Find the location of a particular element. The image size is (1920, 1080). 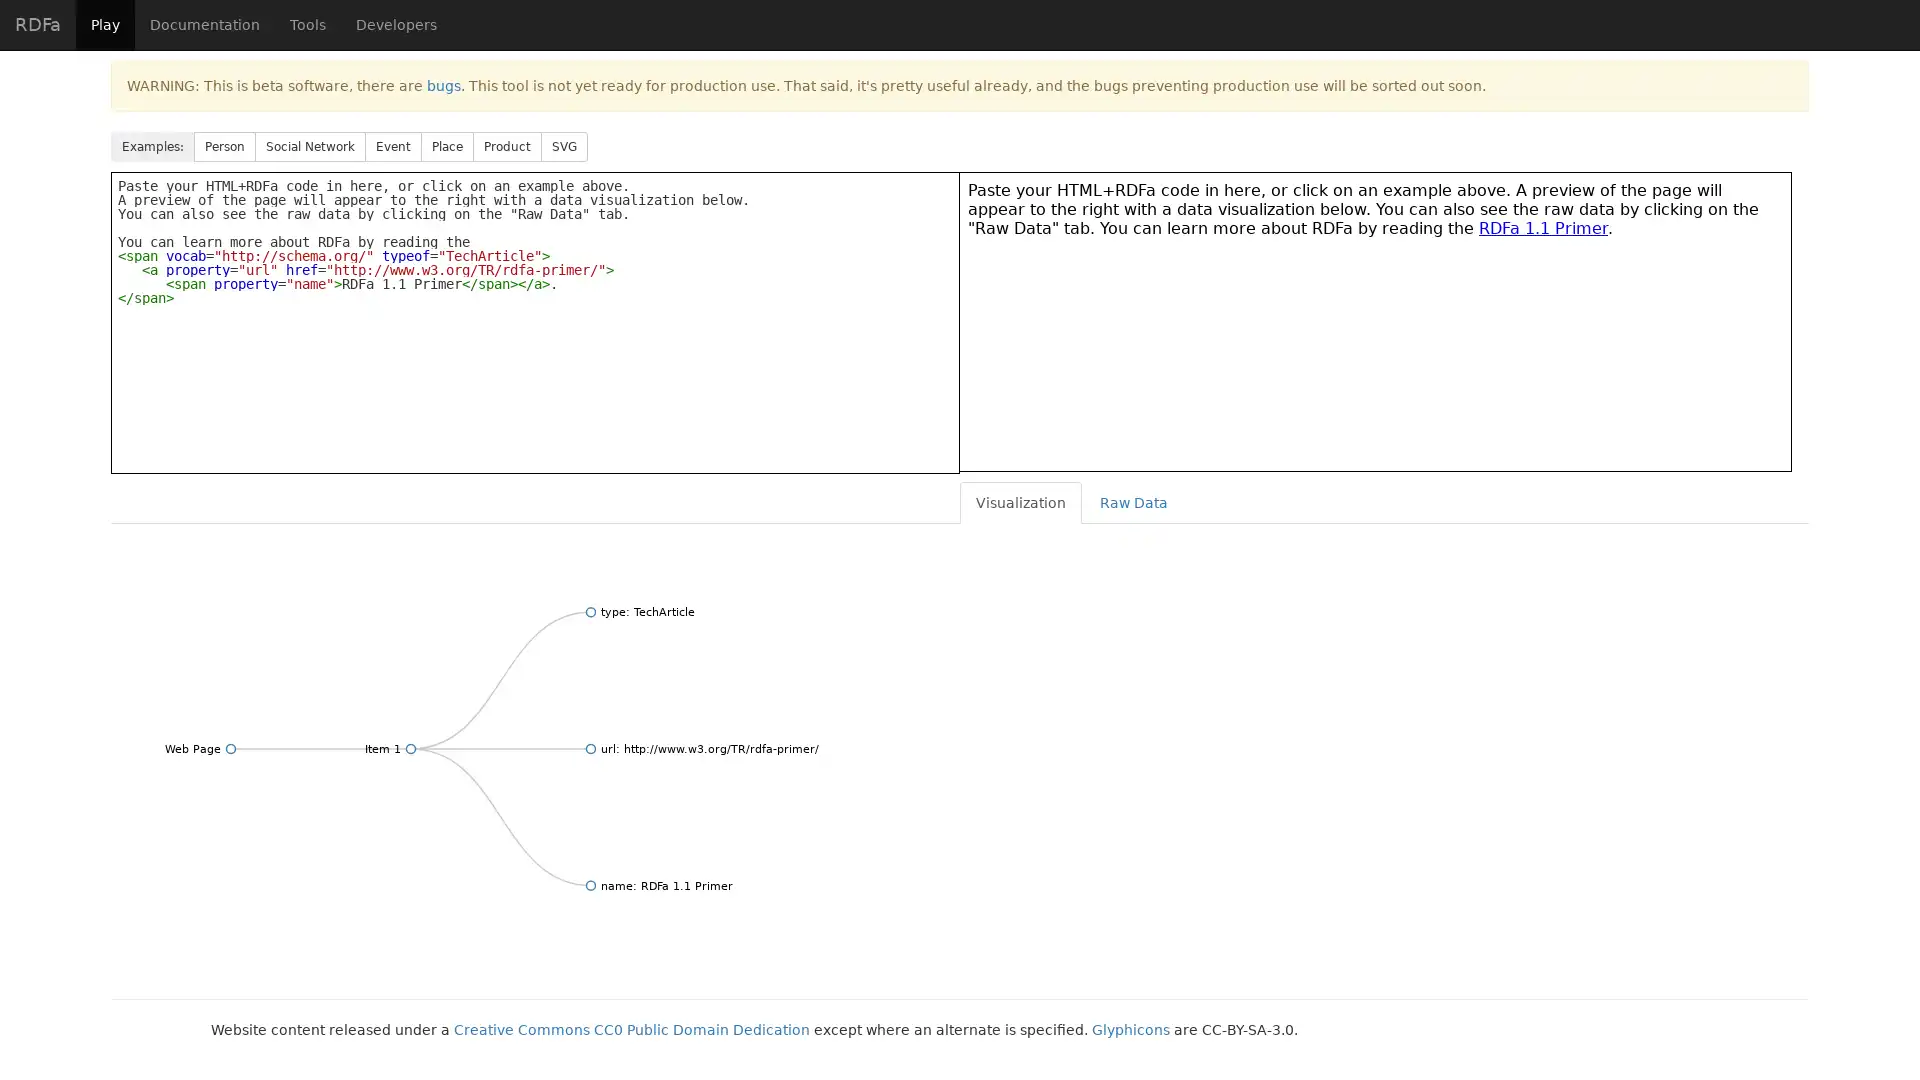

Event is located at coordinates (393, 145).